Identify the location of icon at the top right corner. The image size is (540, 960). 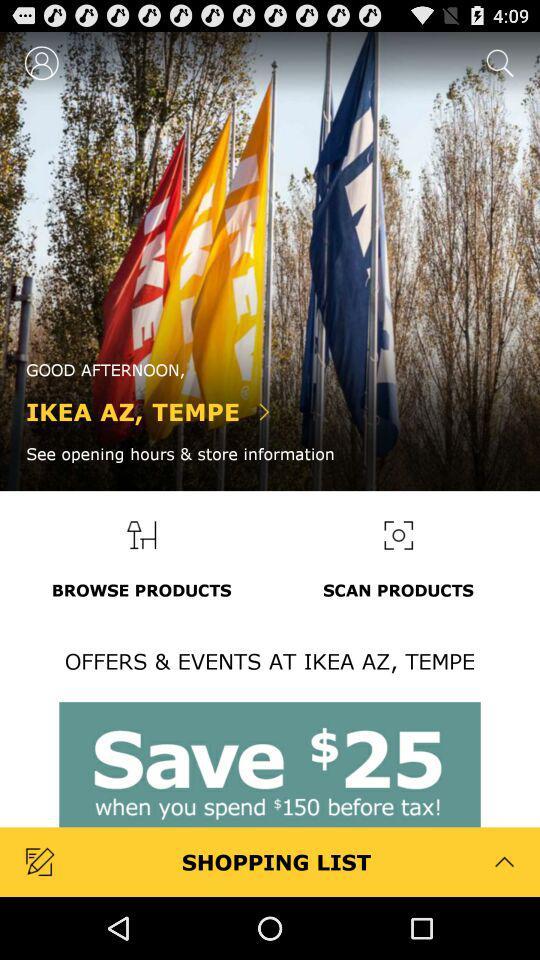
(496, 62).